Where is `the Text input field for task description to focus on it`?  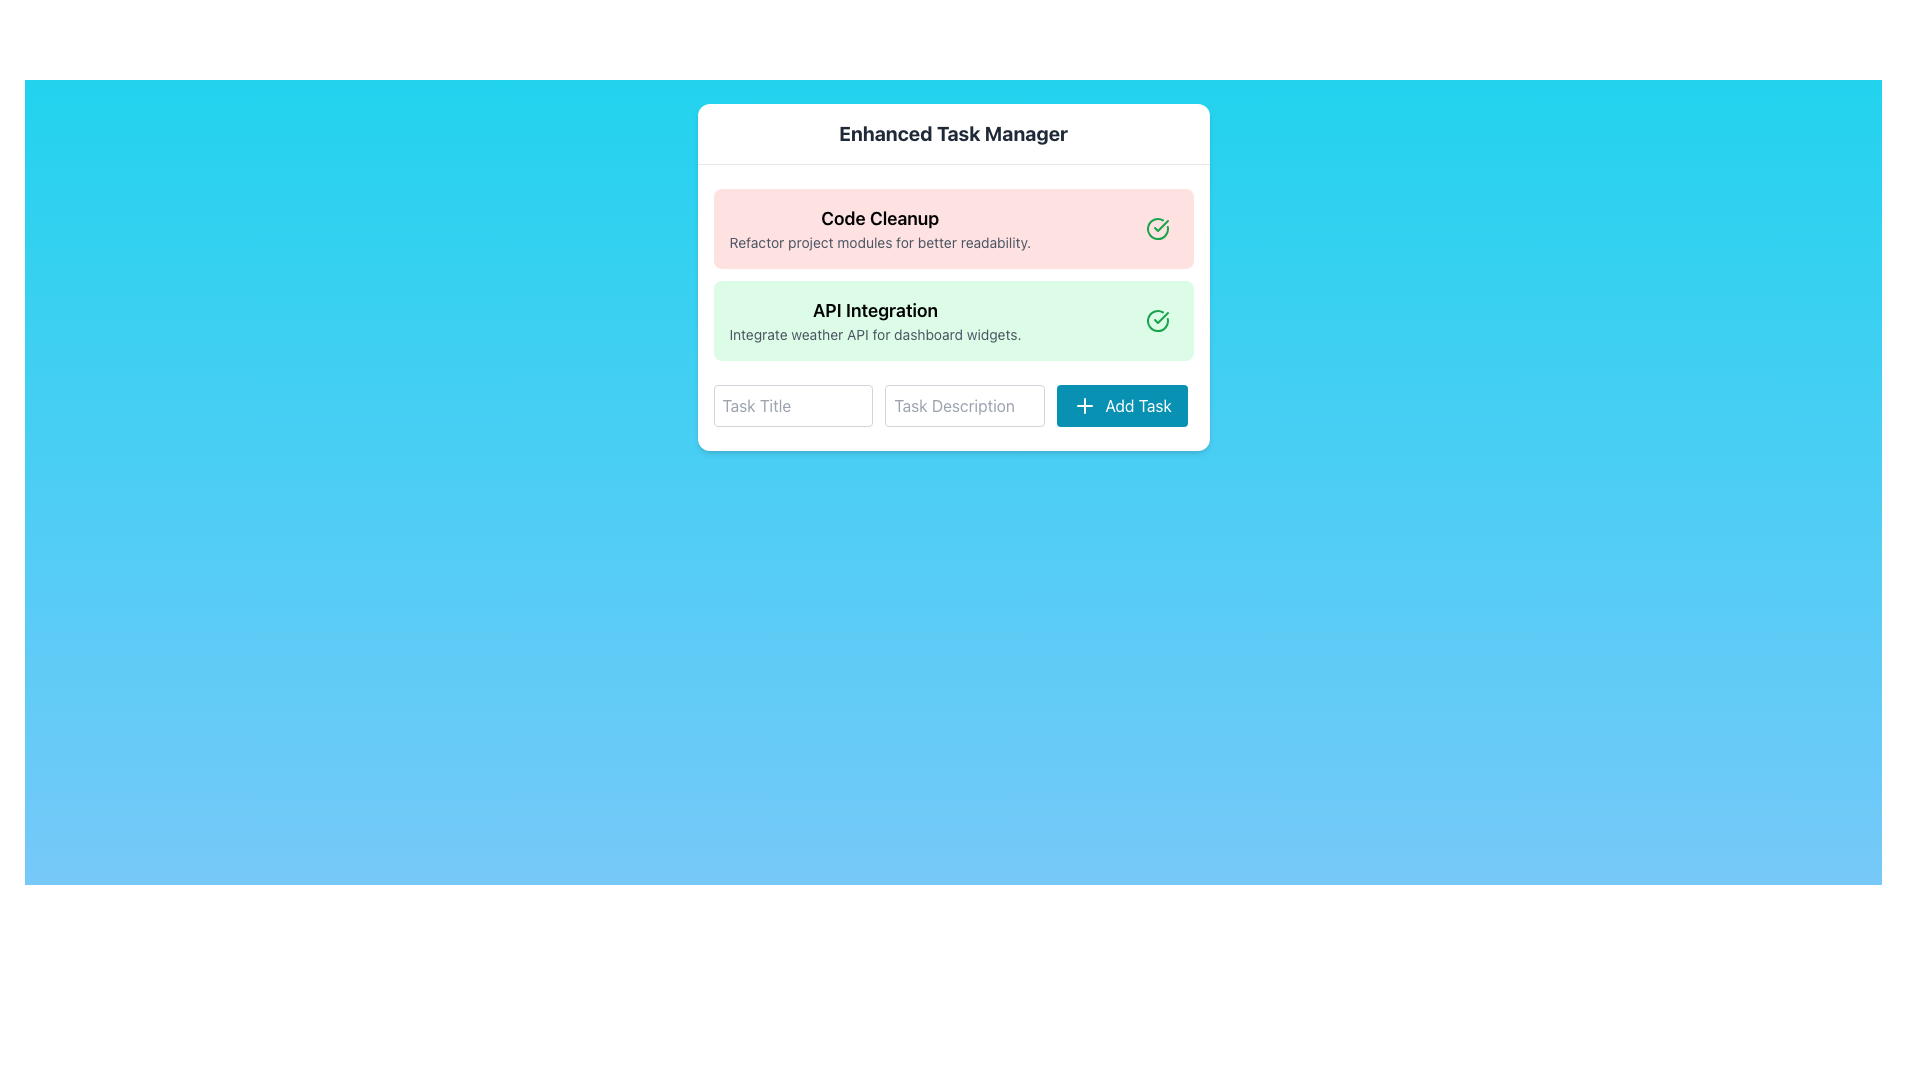
the Text input field for task description to focus on it is located at coordinates (965, 405).